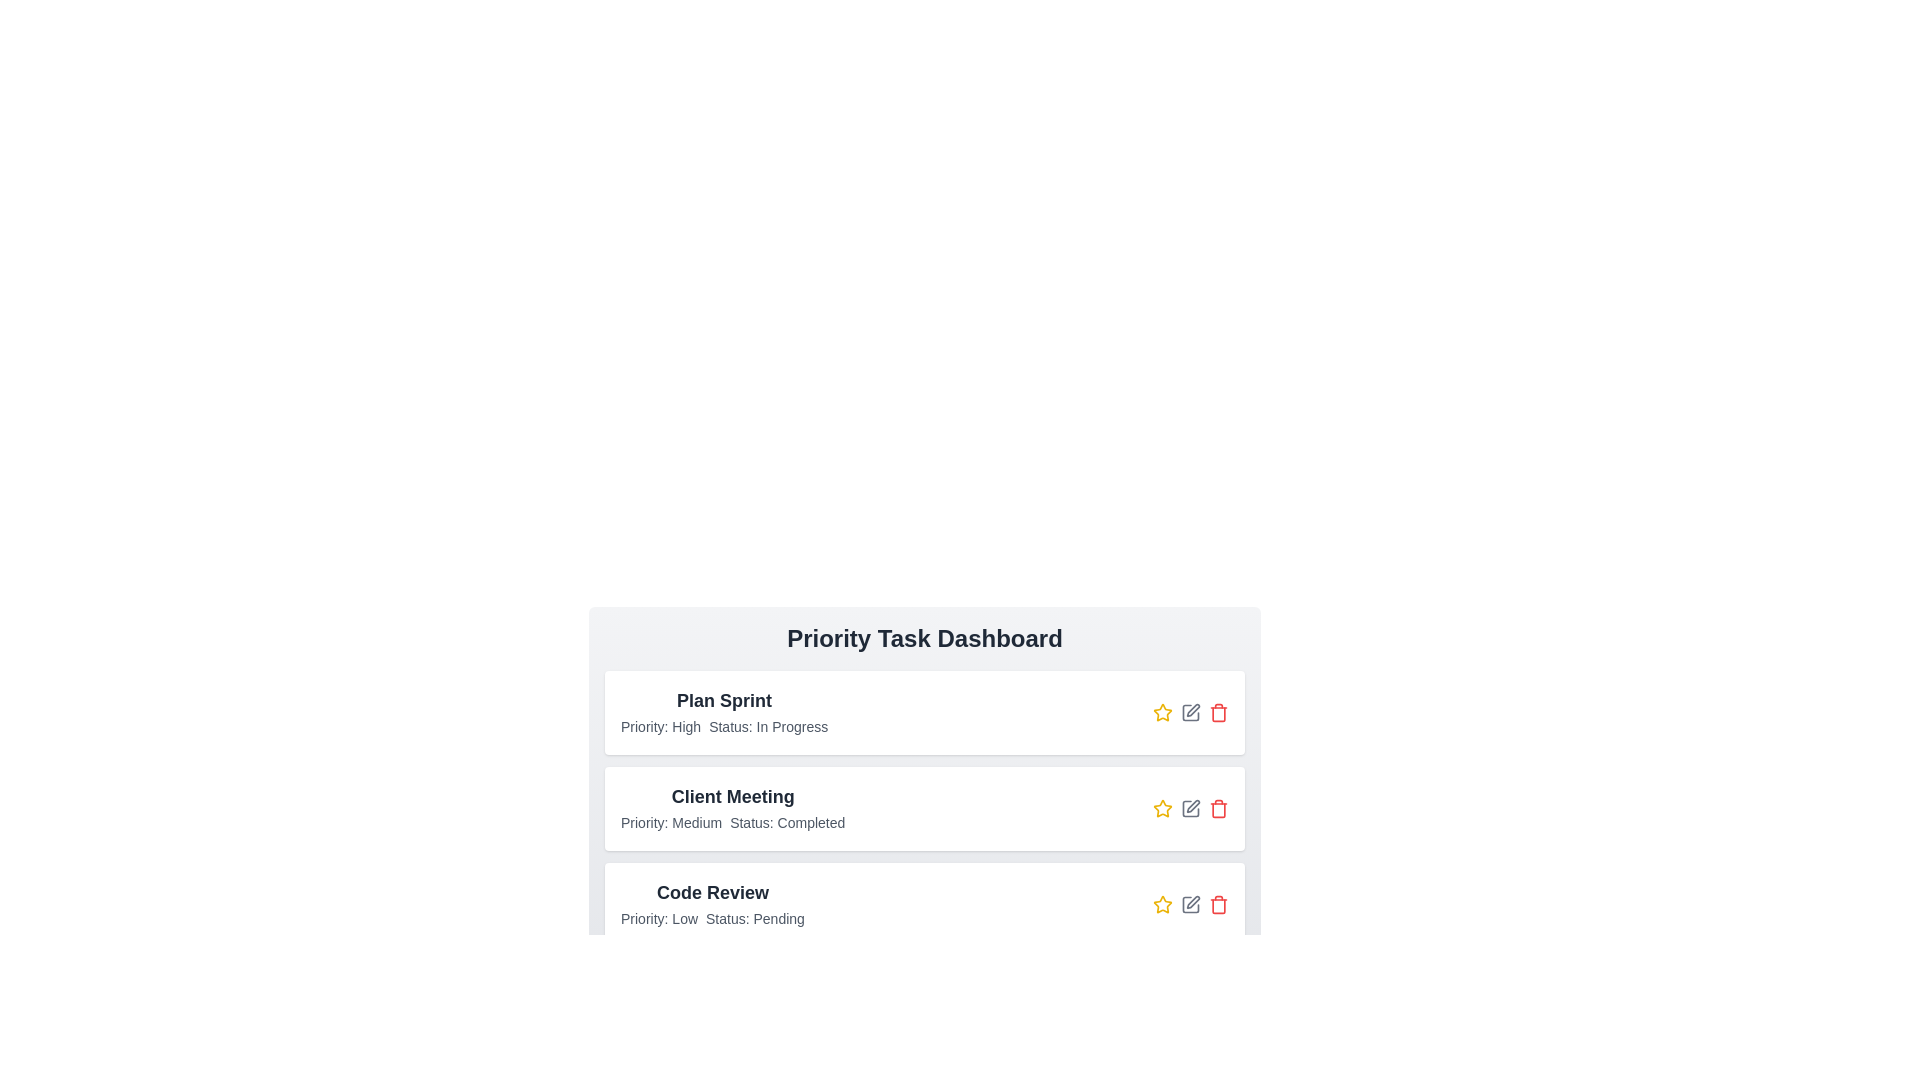 The image size is (1920, 1080). Describe the element at coordinates (1218, 712) in the screenshot. I see `the delete button for the task titled Plan Sprint` at that location.